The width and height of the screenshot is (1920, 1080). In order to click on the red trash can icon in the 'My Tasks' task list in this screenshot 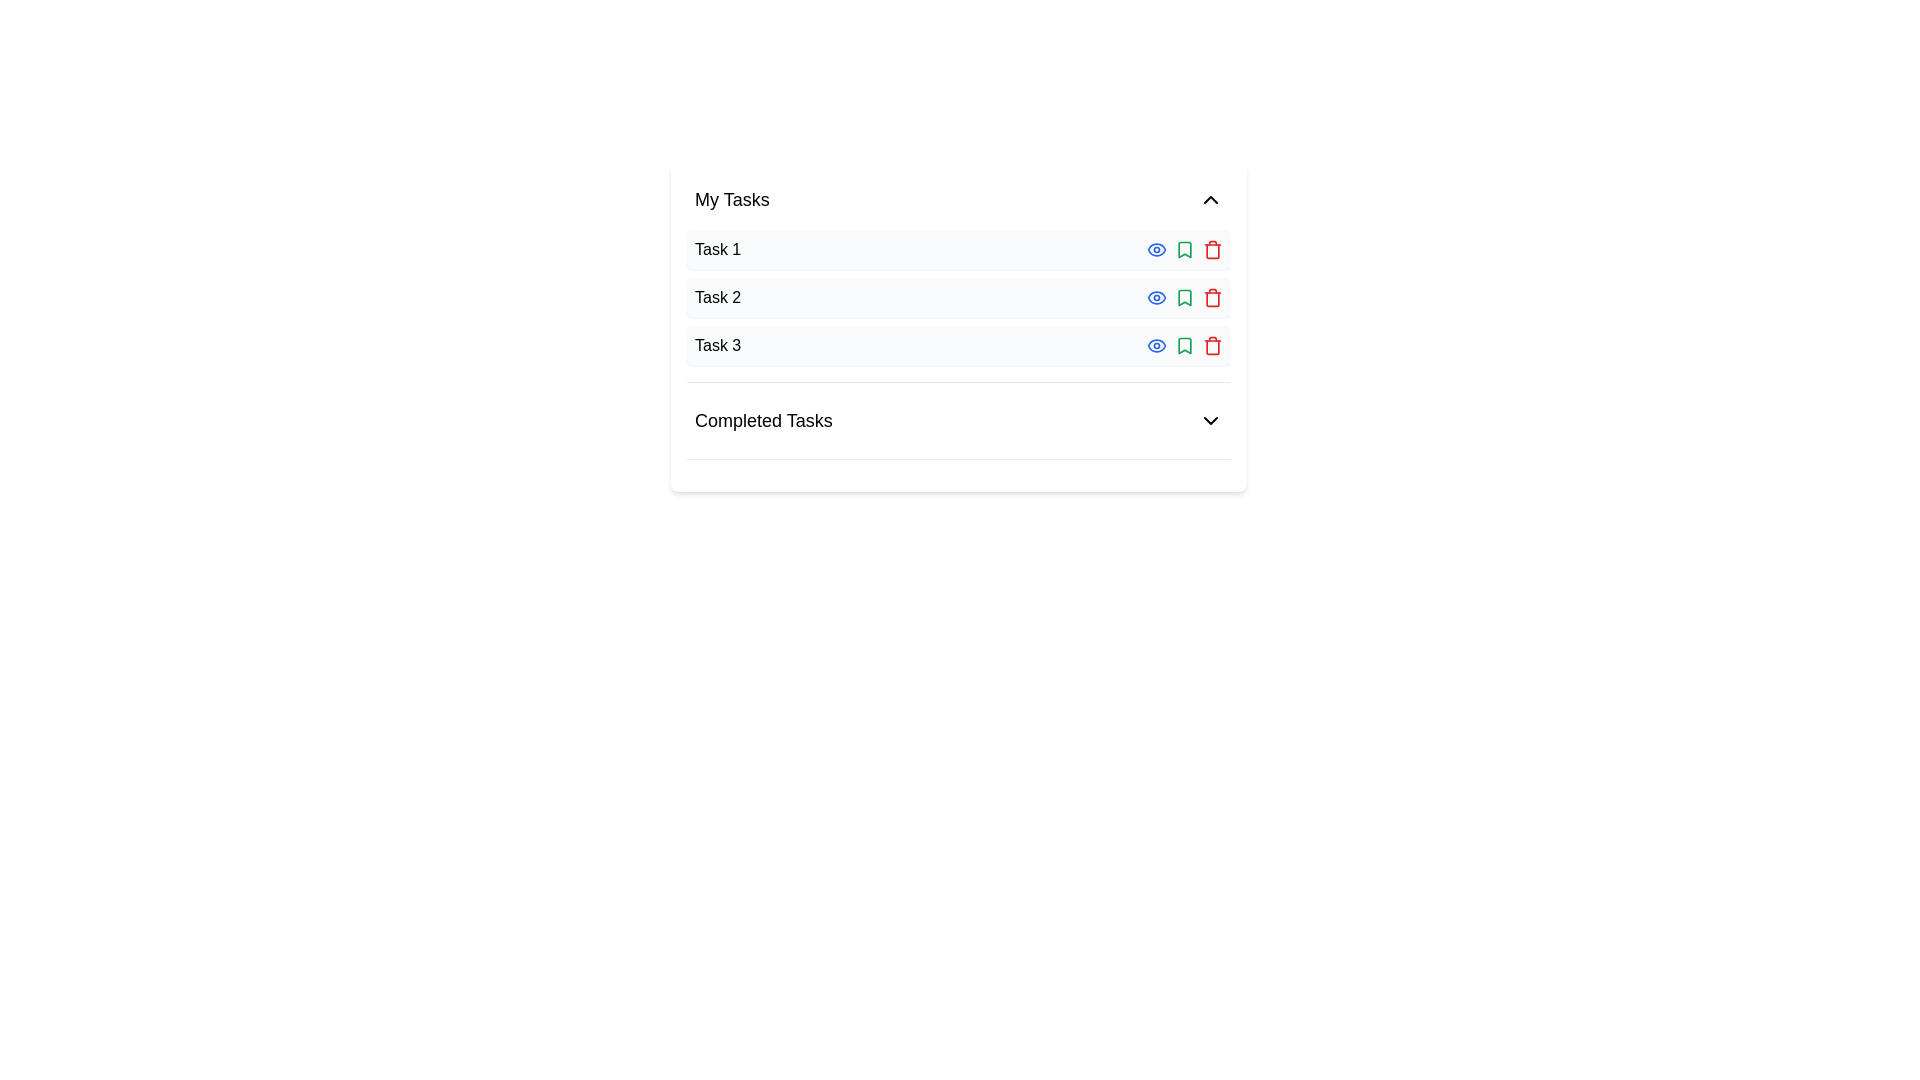, I will do `click(1212, 346)`.